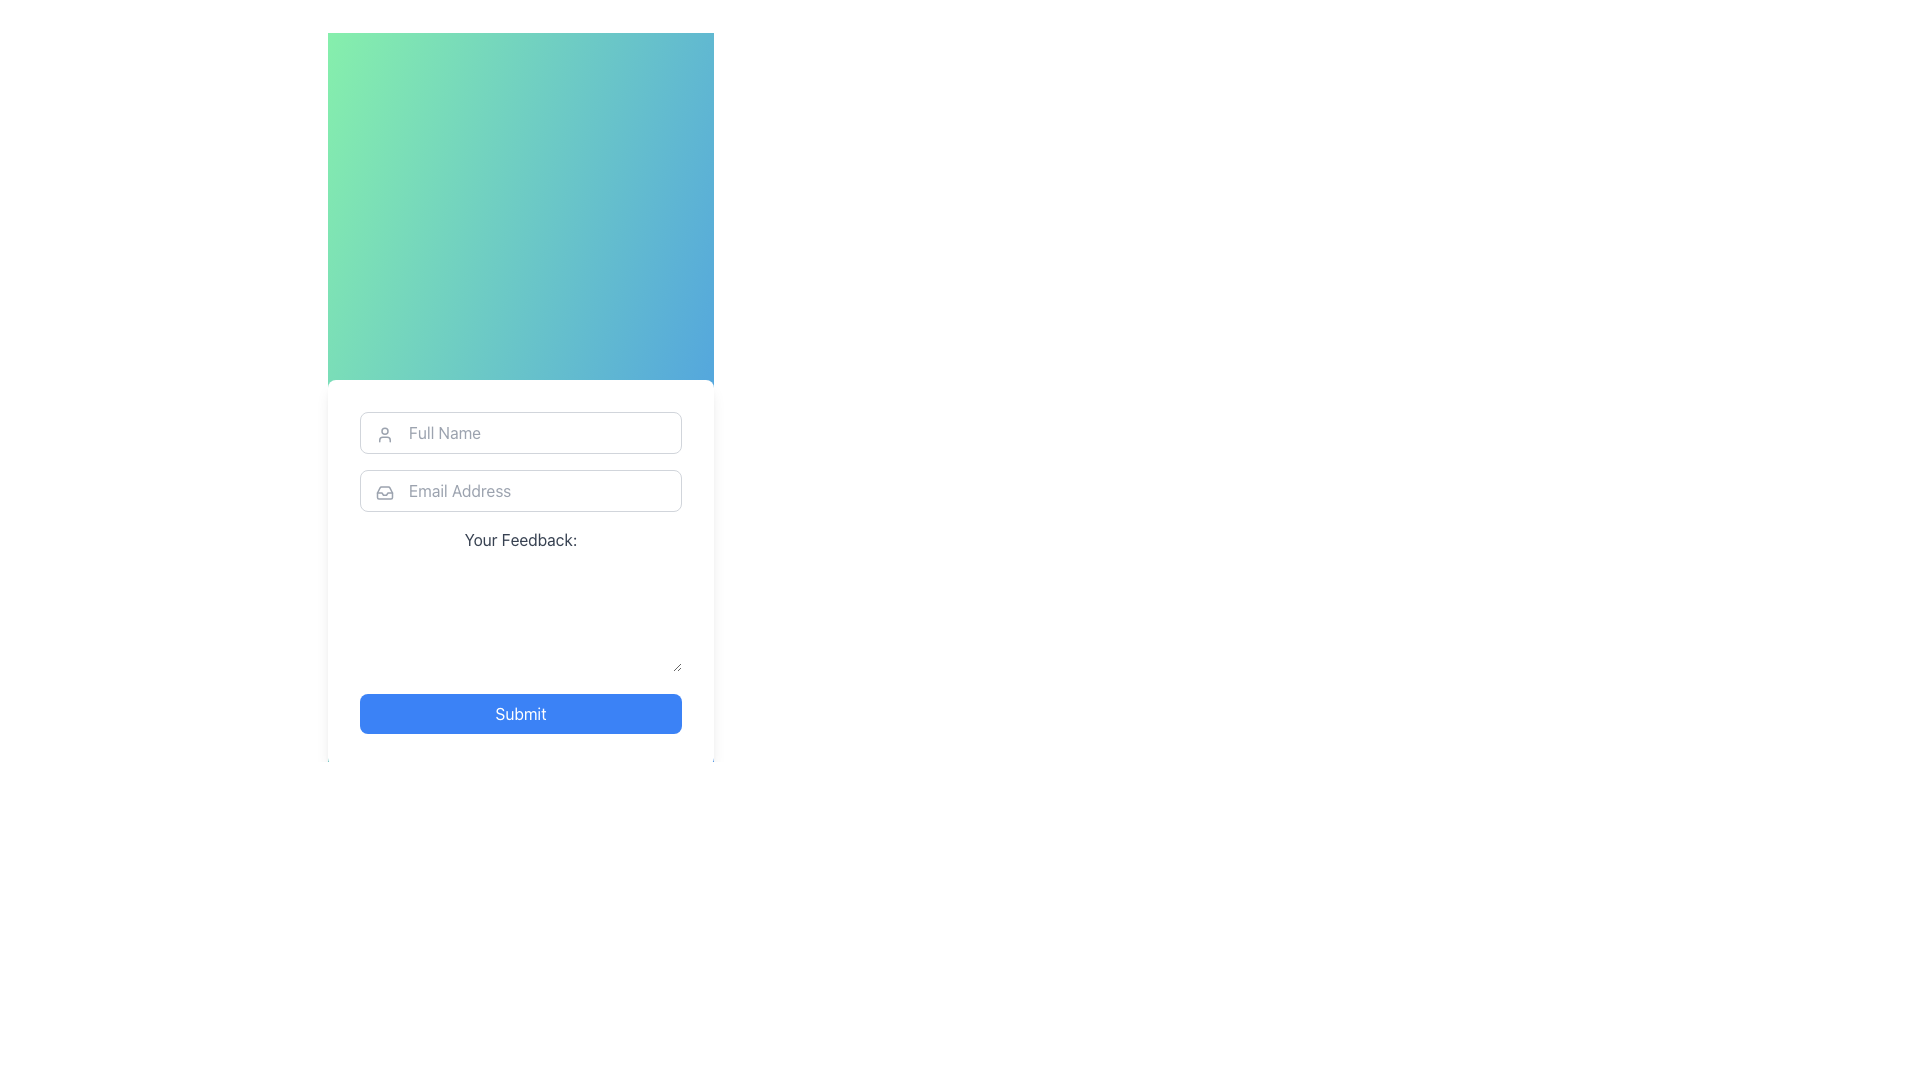 This screenshot has width=1920, height=1080. What do you see at coordinates (384, 493) in the screenshot?
I see `the small light gray inbox icon located to the left of the Email Address input field` at bounding box center [384, 493].